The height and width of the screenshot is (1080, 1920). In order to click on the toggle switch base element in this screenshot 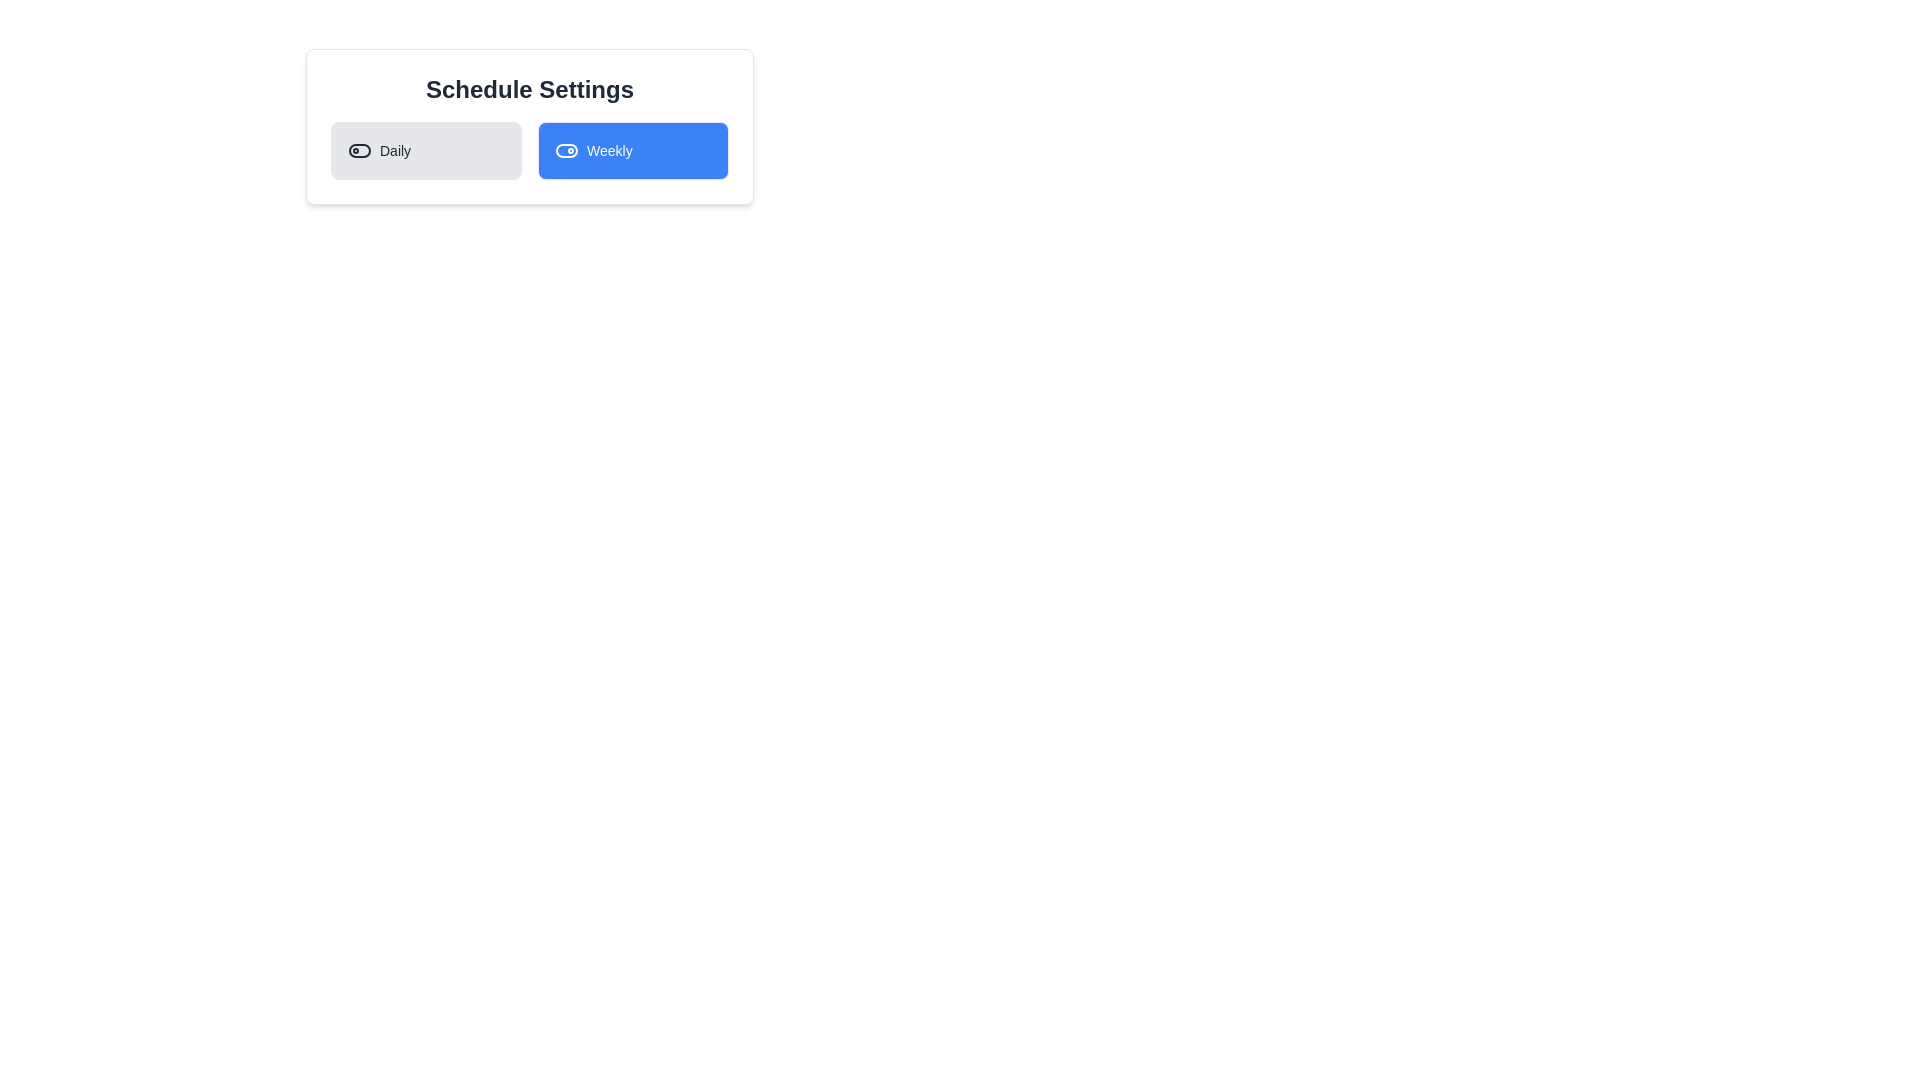, I will do `click(360, 149)`.